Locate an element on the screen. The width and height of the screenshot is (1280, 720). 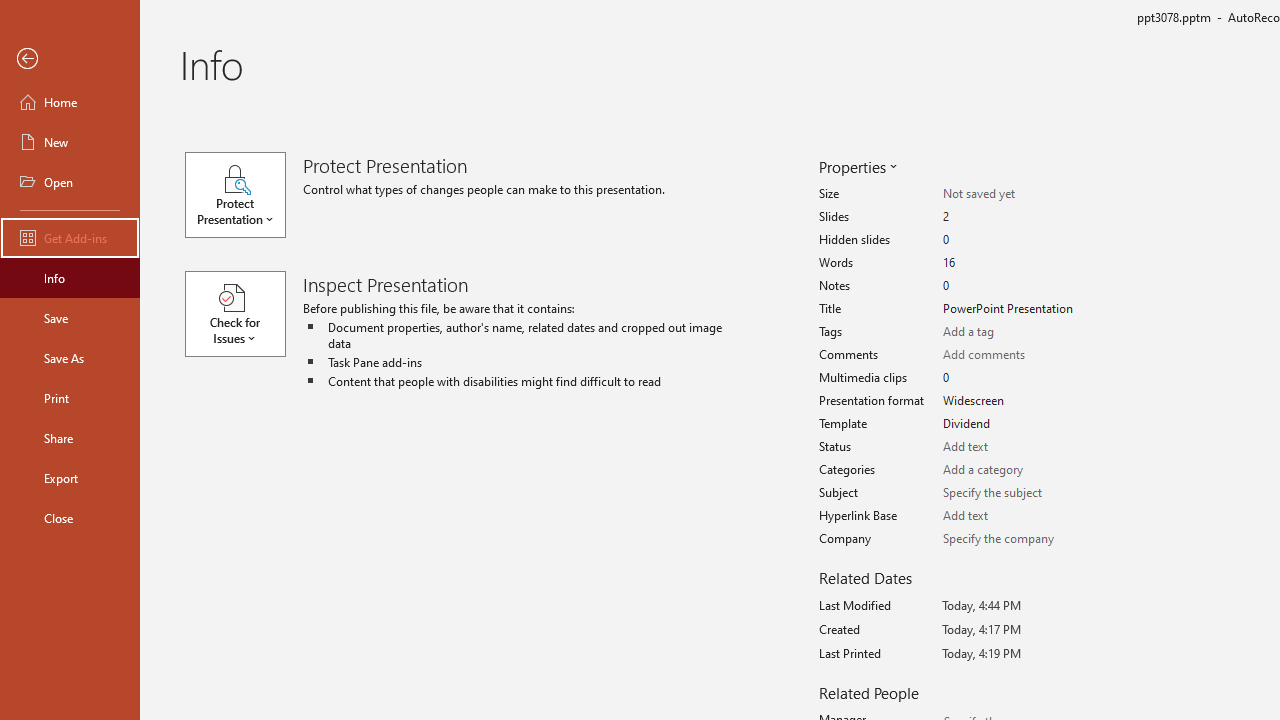
'Back' is located at coordinates (69, 58).